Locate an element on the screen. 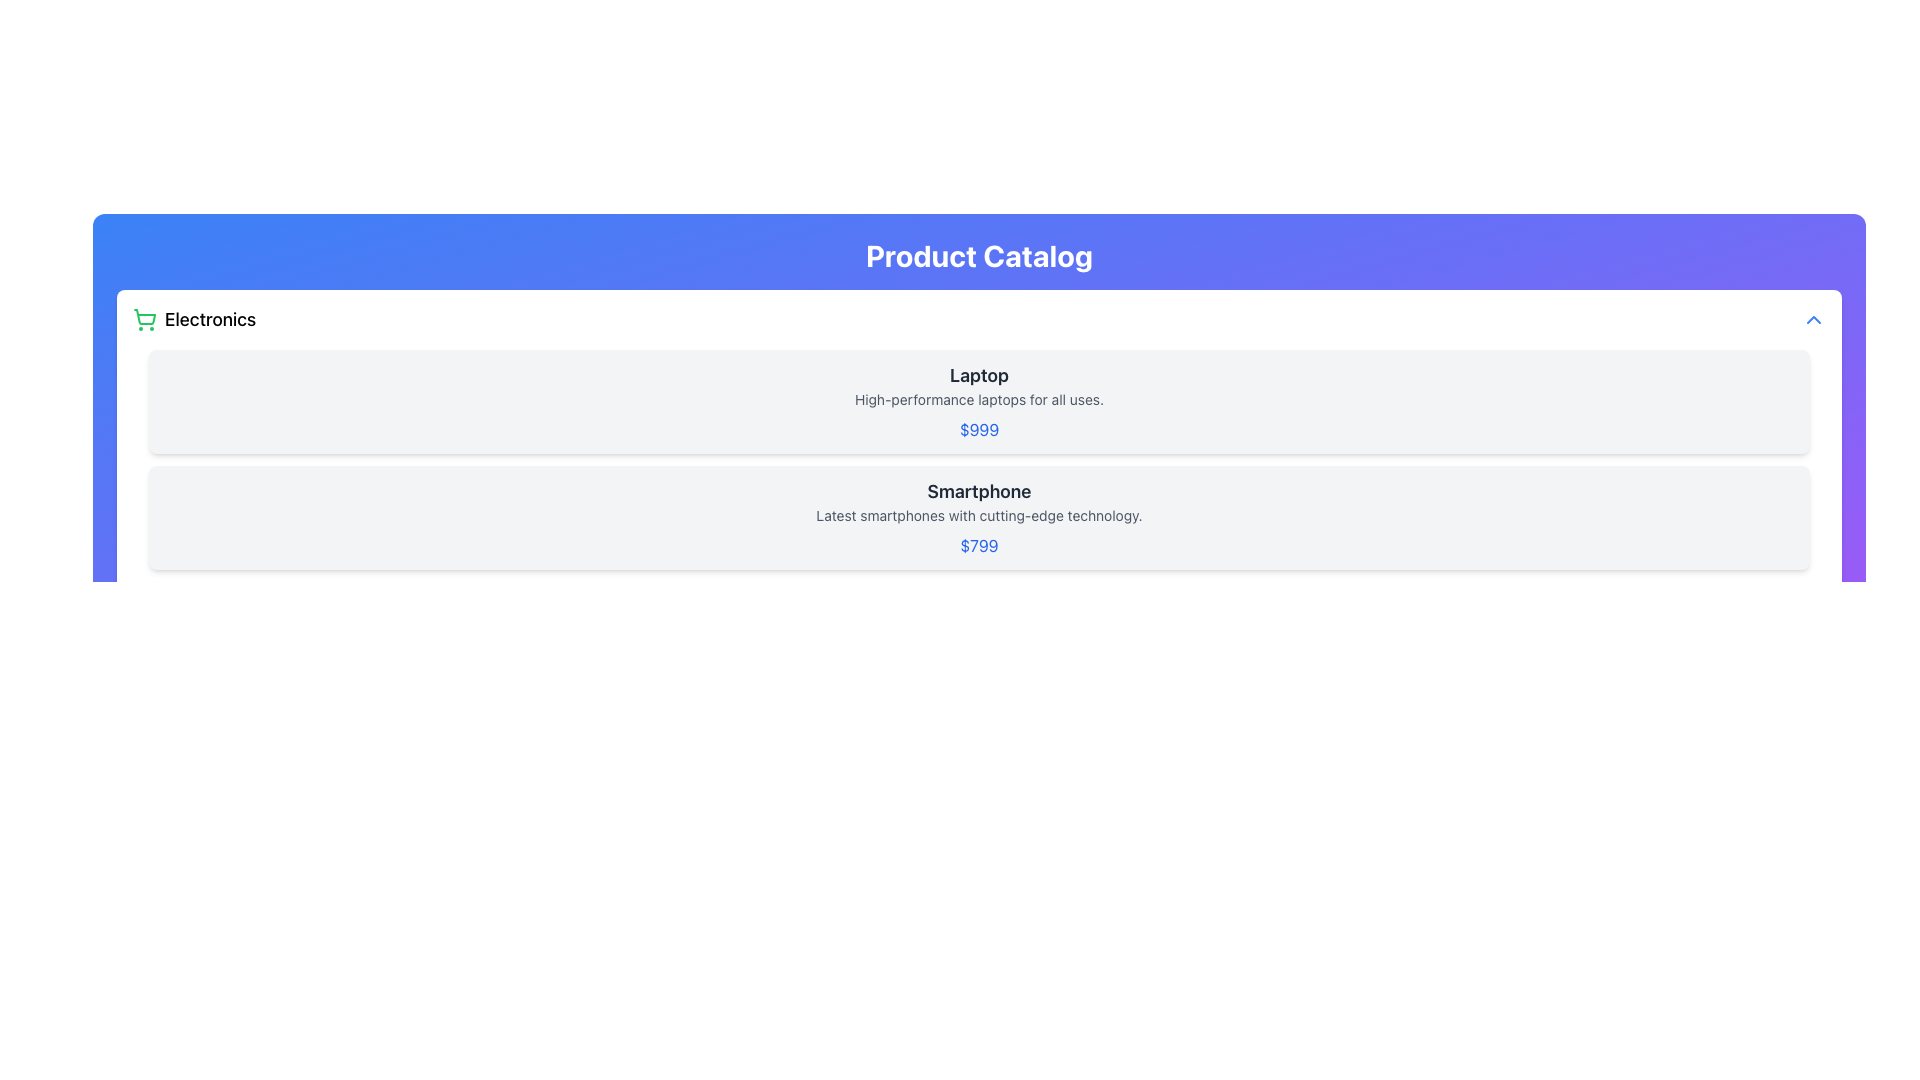  the shopping cart icon located to the immediate left of the text 'Electronics' is located at coordinates (143, 319).